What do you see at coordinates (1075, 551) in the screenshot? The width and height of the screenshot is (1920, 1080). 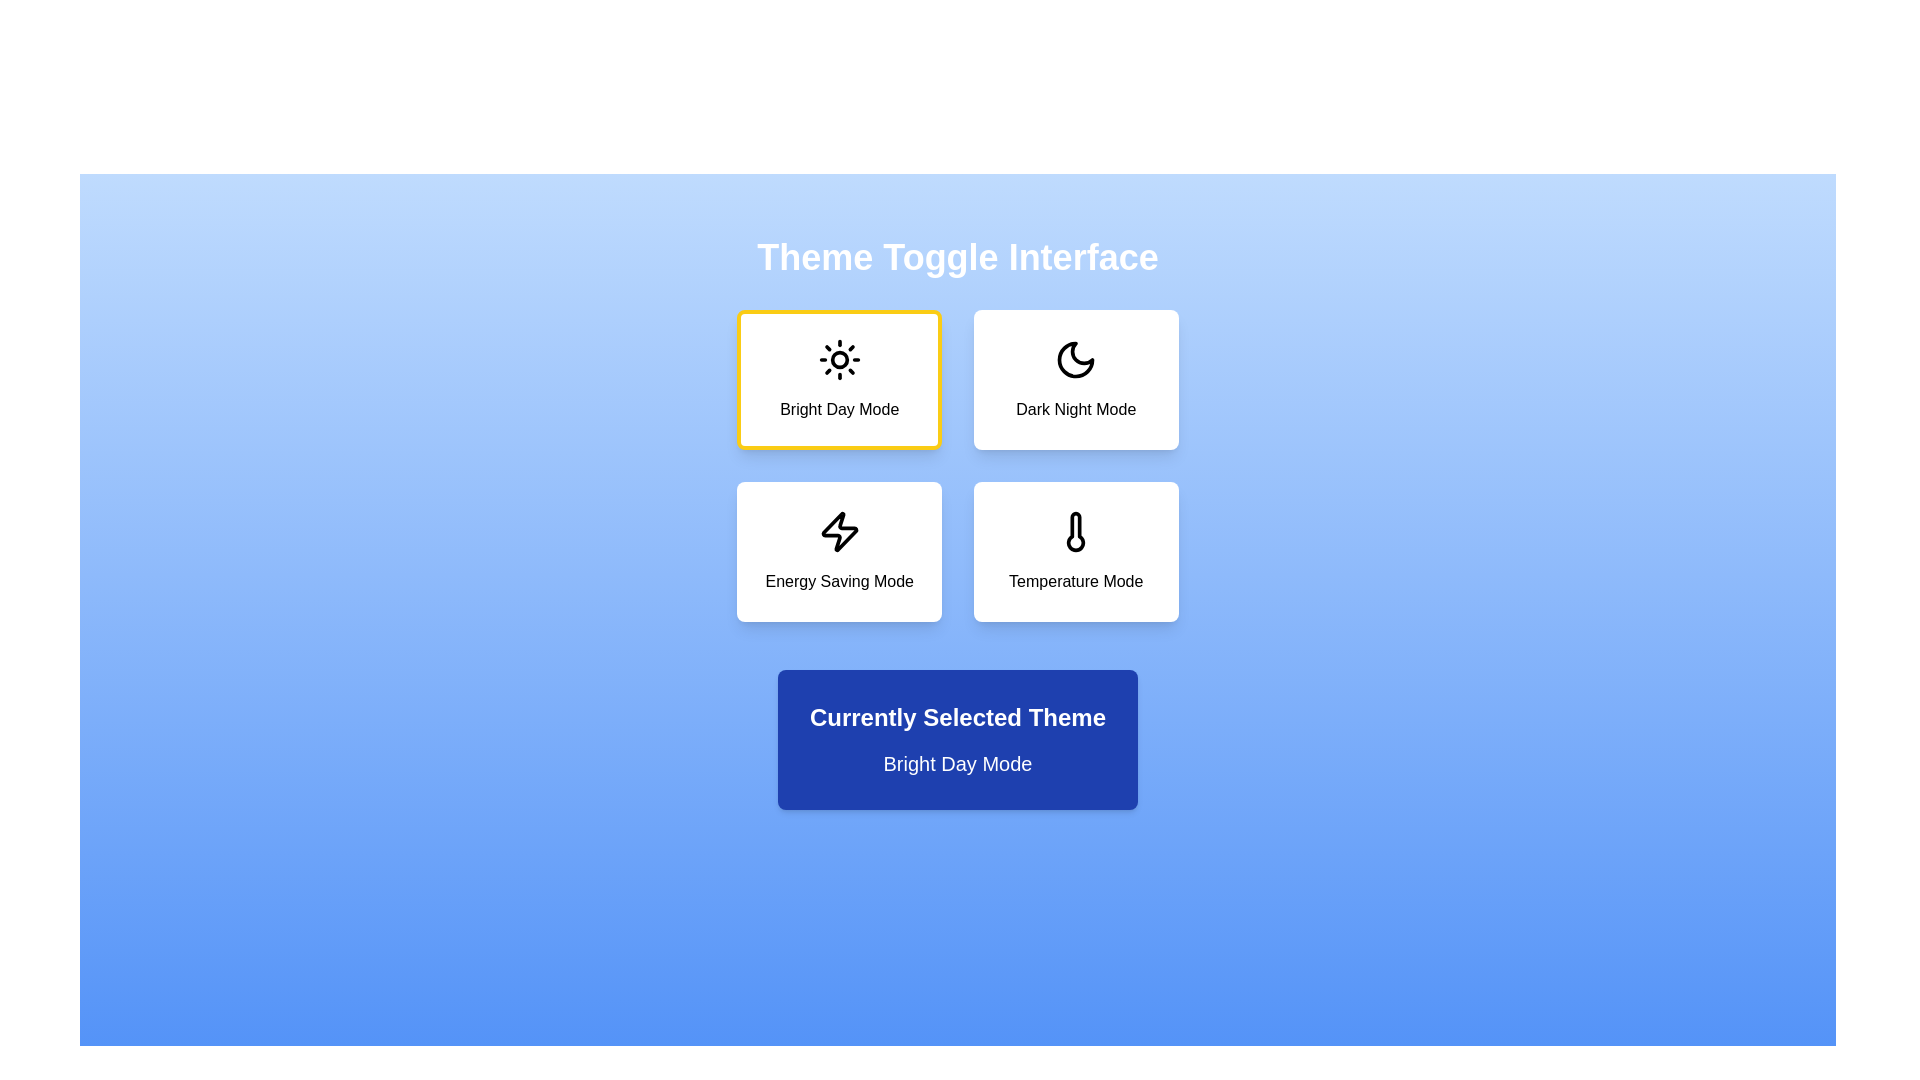 I see `the theme Temperature Mode by clicking its button` at bounding box center [1075, 551].